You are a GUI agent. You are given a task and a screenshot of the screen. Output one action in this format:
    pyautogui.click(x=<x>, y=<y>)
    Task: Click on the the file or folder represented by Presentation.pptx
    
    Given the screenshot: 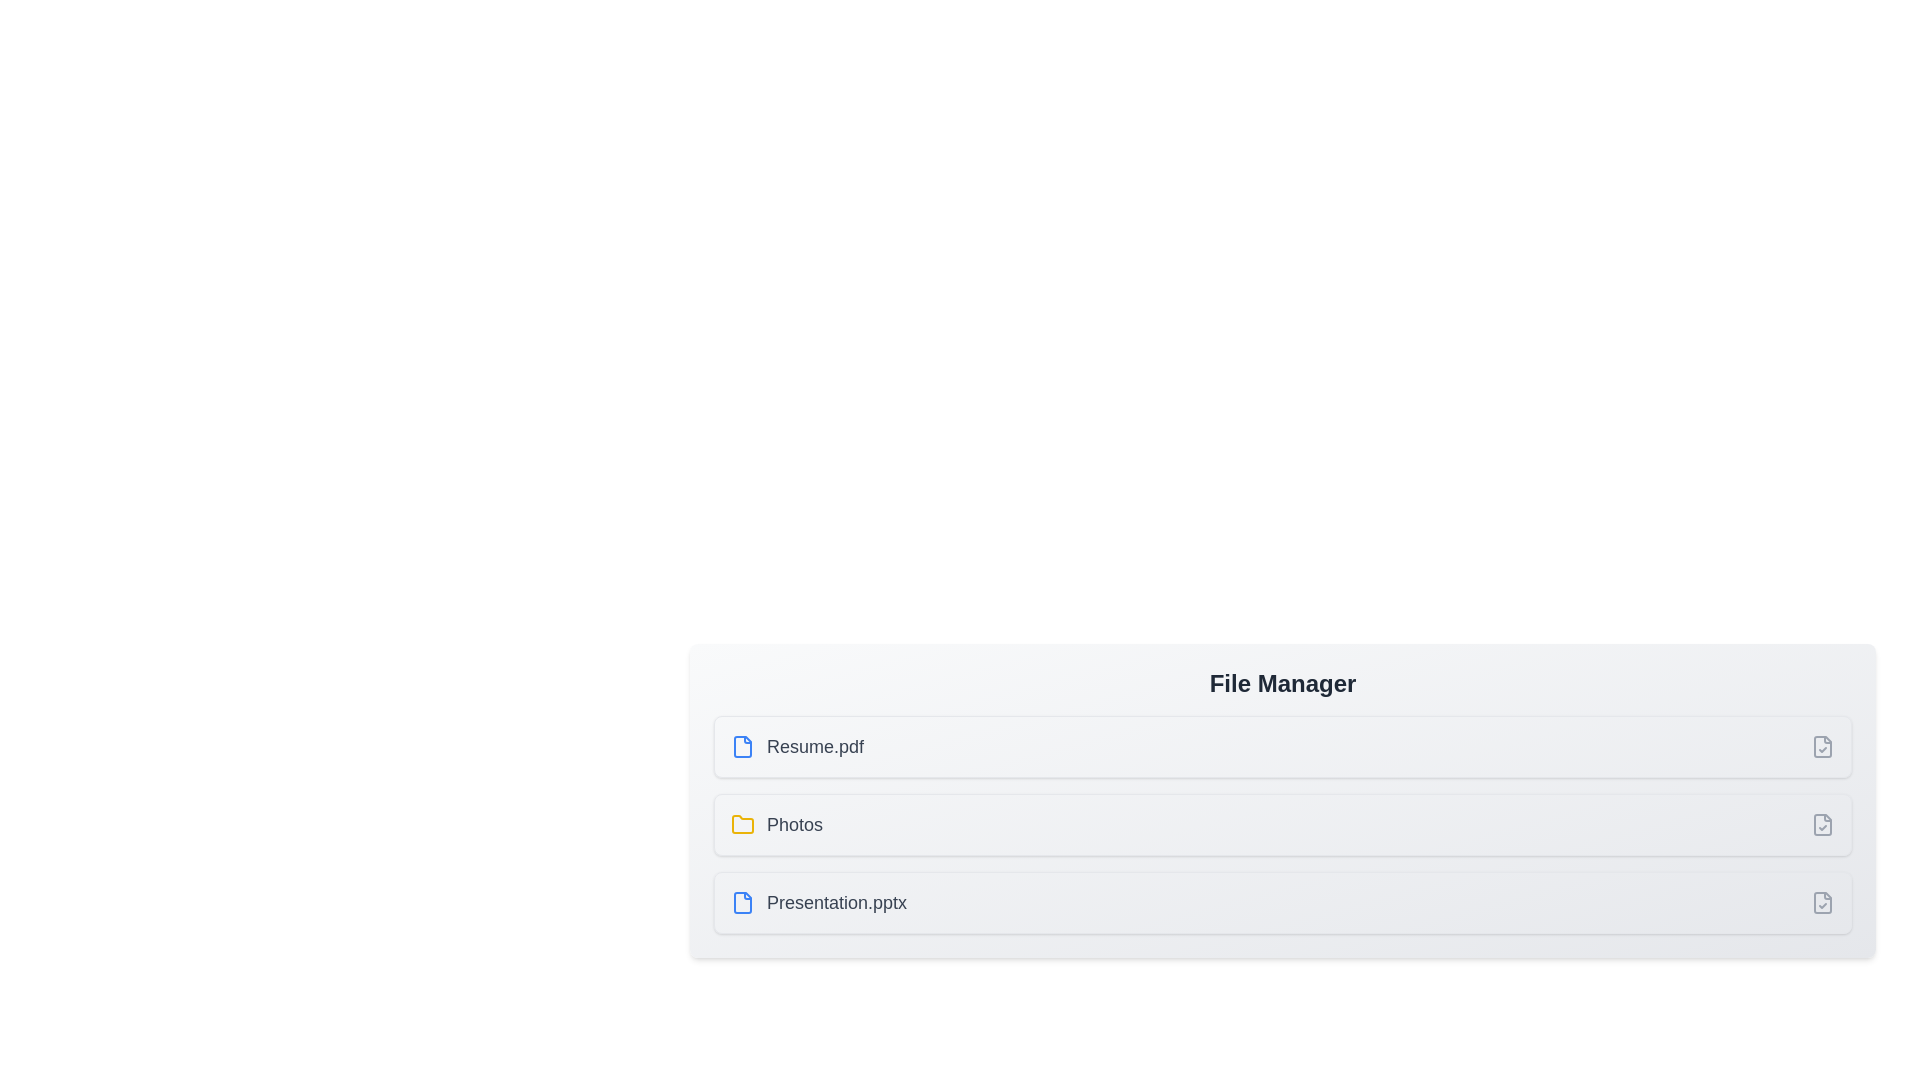 What is the action you would take?
    pyautogui.click(x=819, y=902)
    